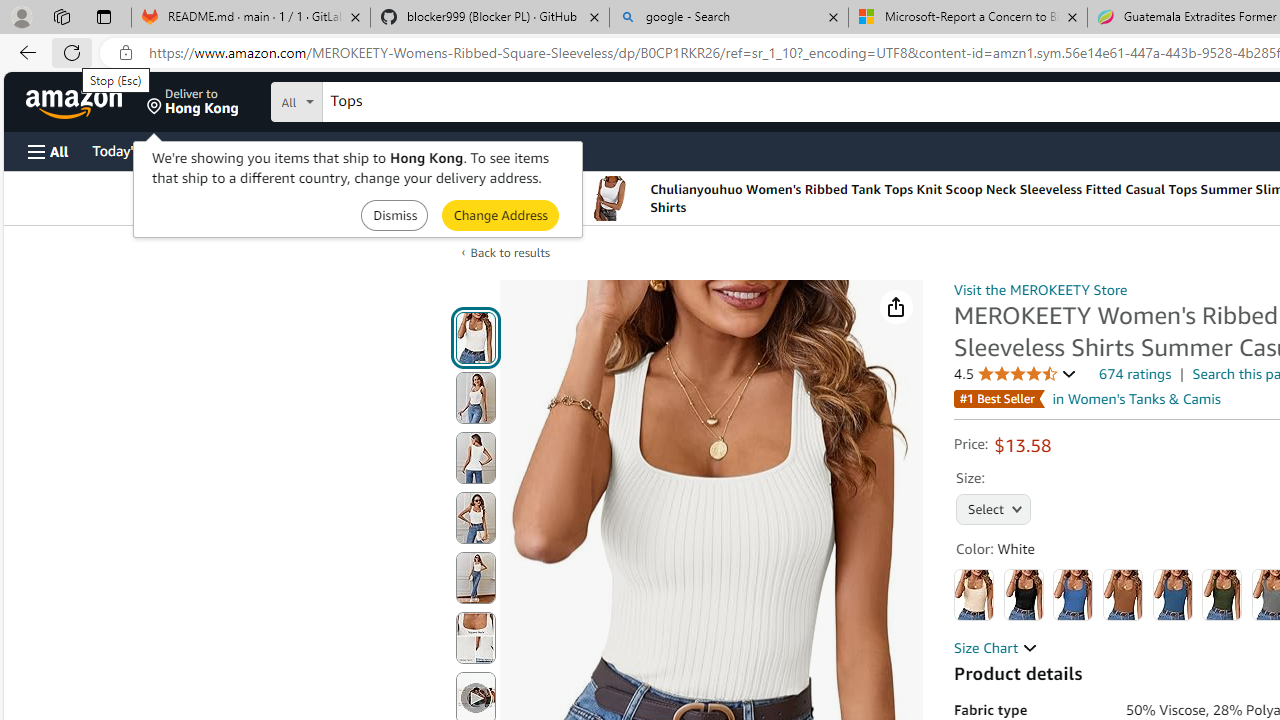 Image resolution: width=1280 pixels, height=720 pixels. I want to click on 'AutomationID: native_dropdown_selected_size_name', so click(993, 506).